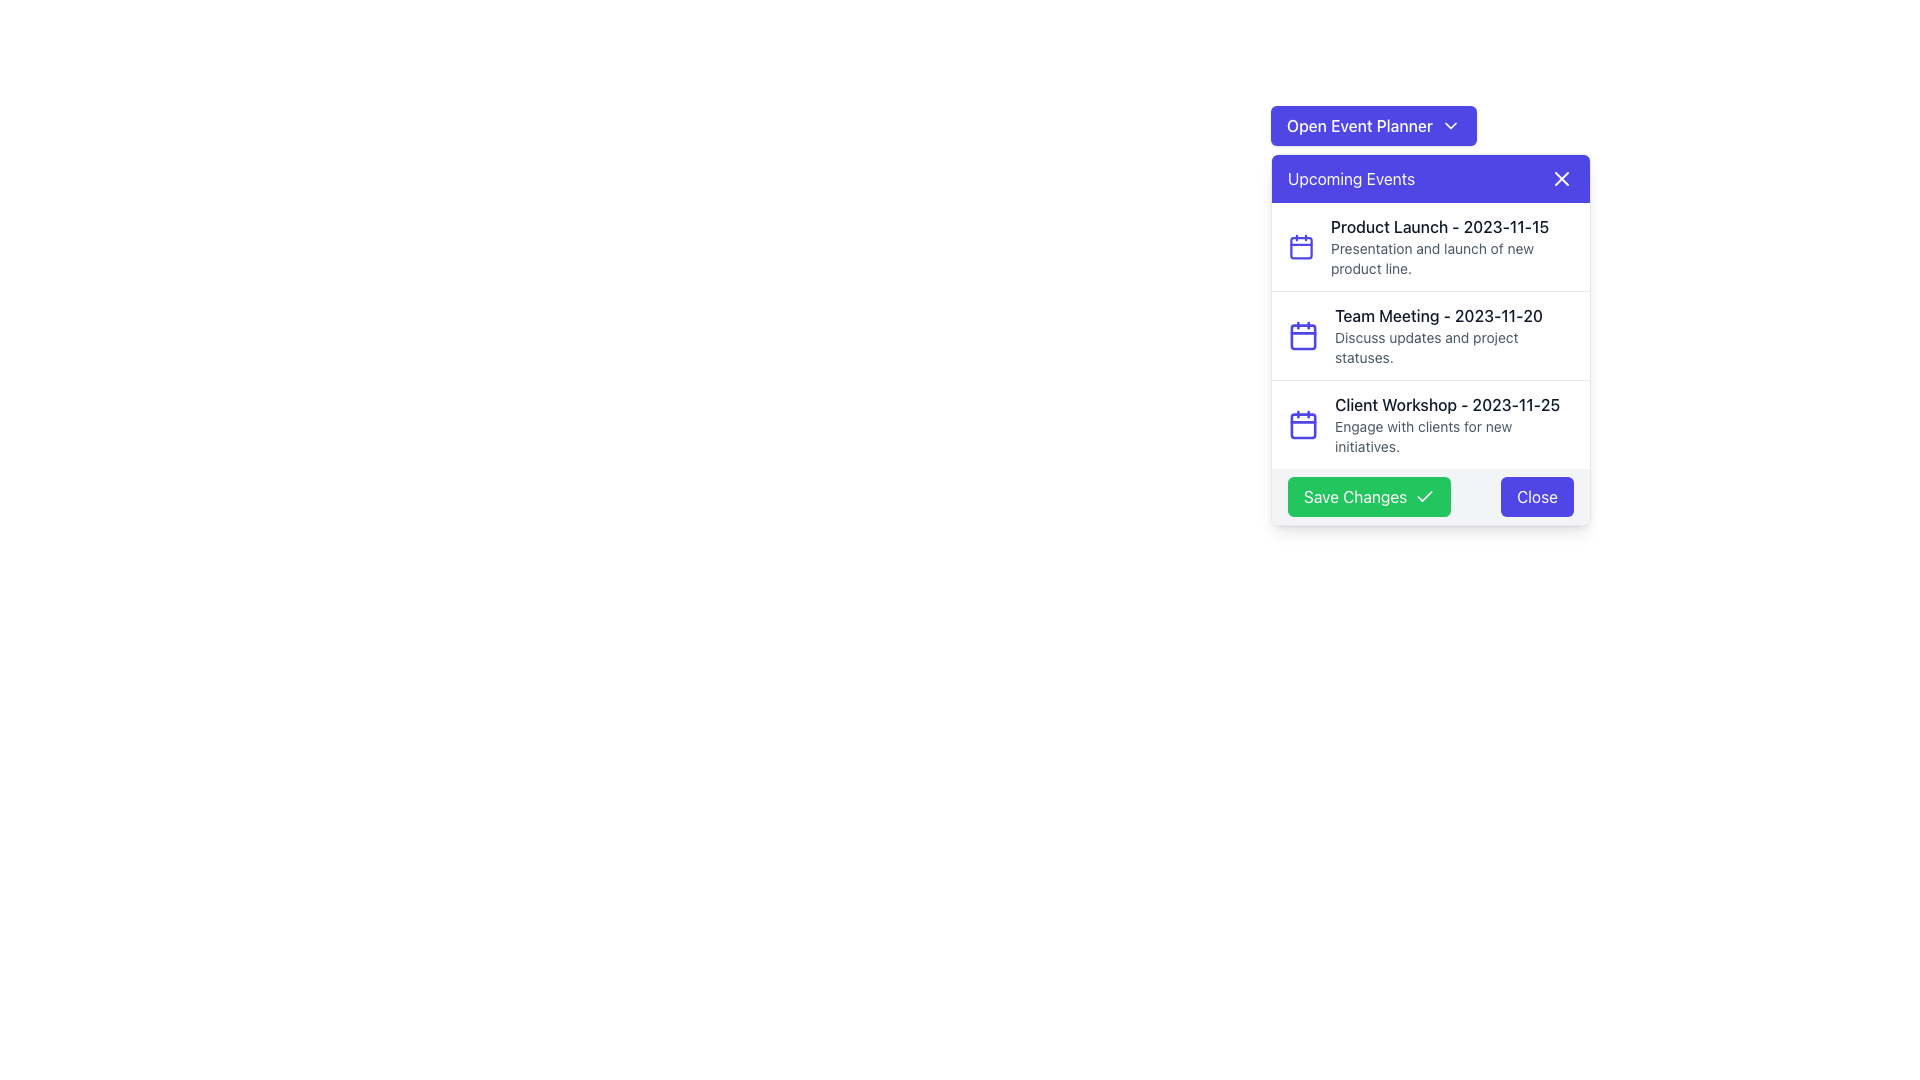  What do you see at coordinates (1301, 247) in the screenshot?
I see `the rectangular background element of the calendar icon that serves as the main area, if it is interactive` at bounding box center [1301, 247].